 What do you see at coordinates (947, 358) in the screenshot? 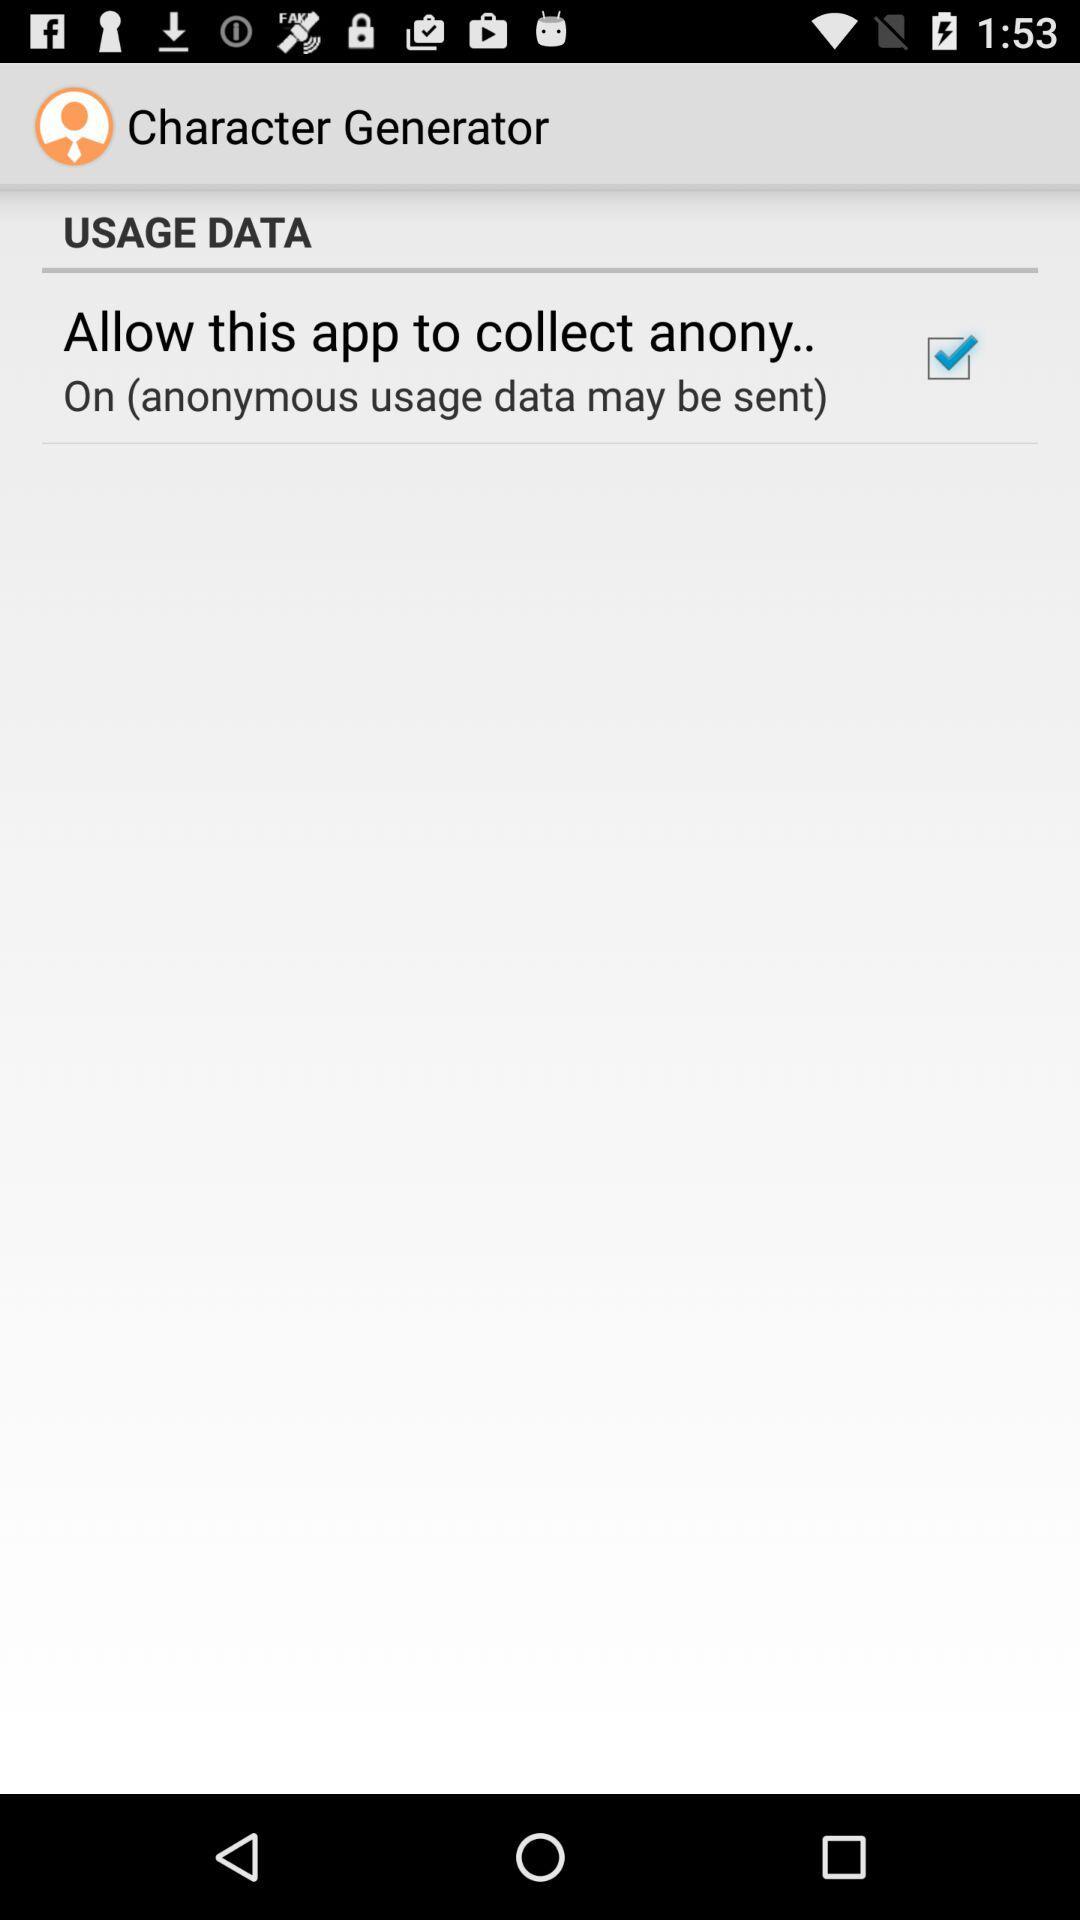
I see `item next to the allow this app icon` at bounding box center [947, 358].